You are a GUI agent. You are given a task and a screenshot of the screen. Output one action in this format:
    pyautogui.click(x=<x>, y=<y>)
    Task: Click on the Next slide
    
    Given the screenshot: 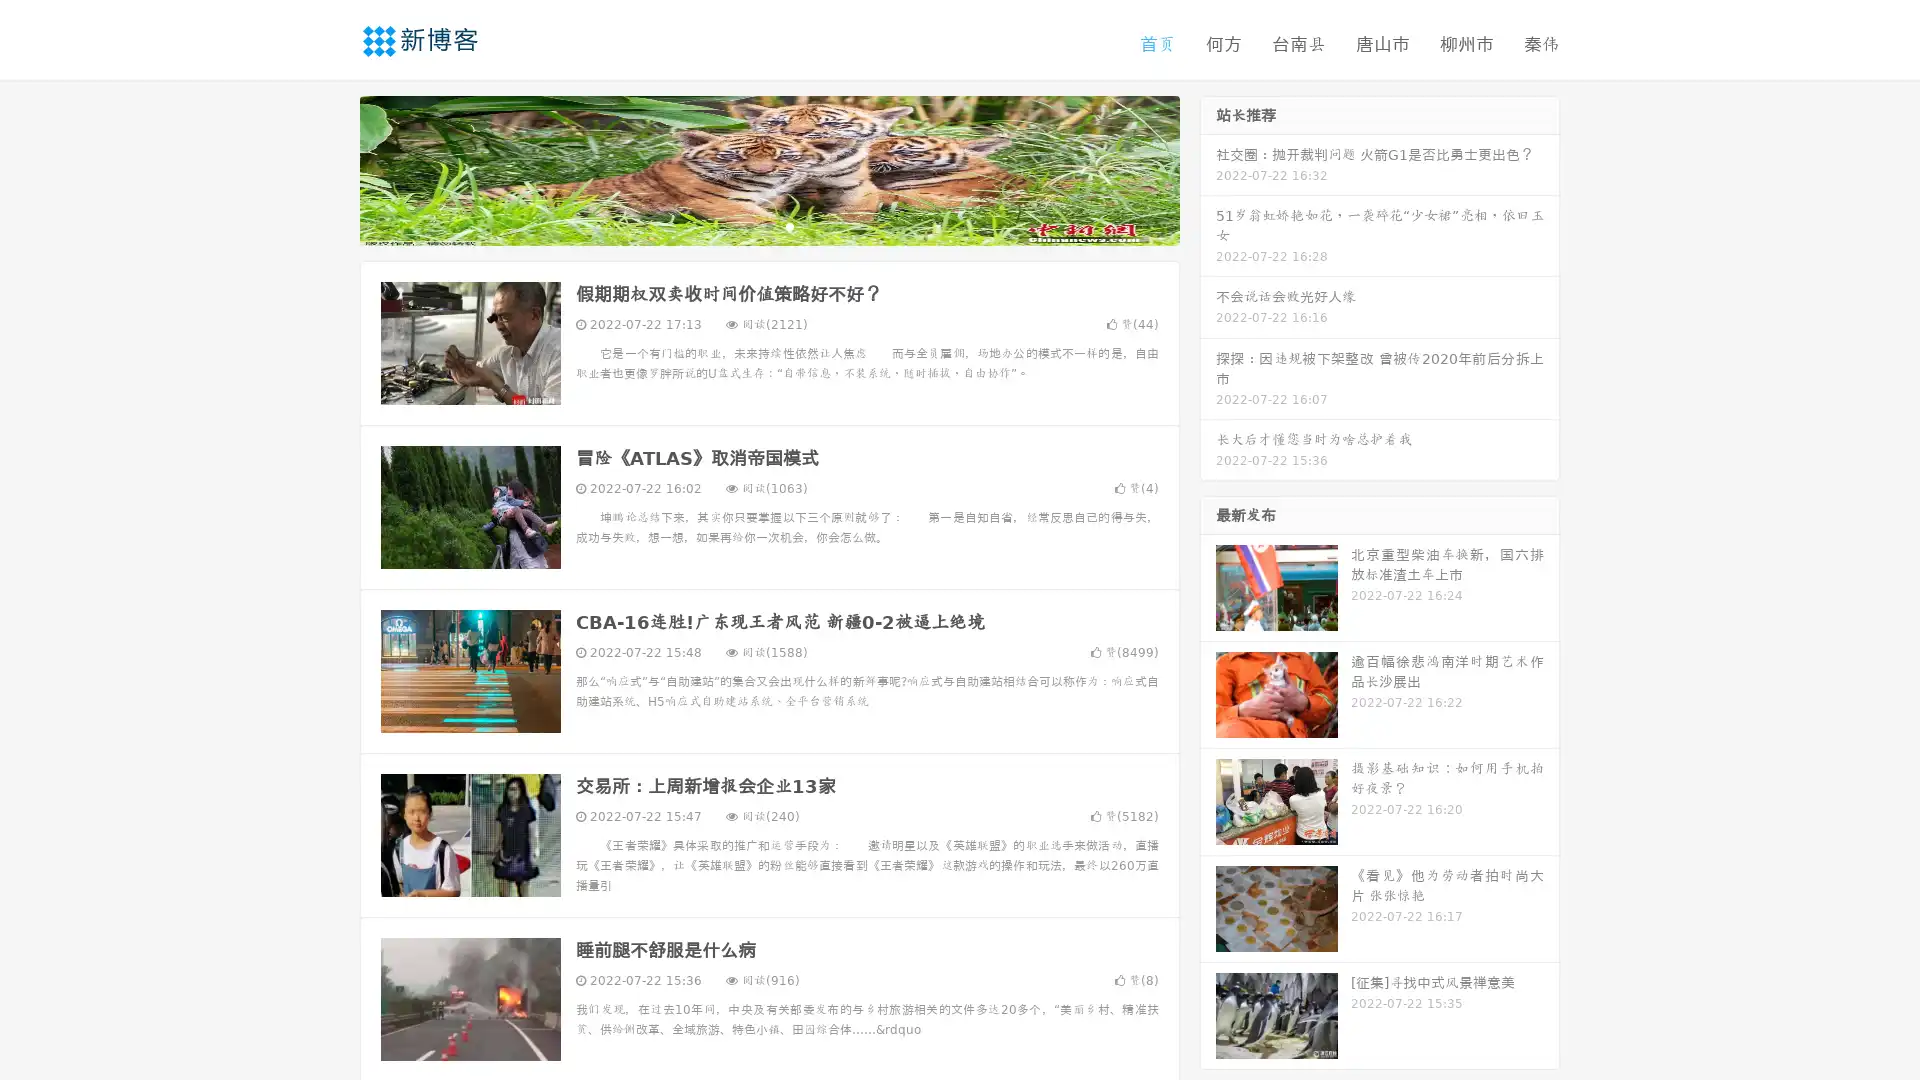 What is the action you would take?
    pyautogui.click(x=1208, y=168)
    